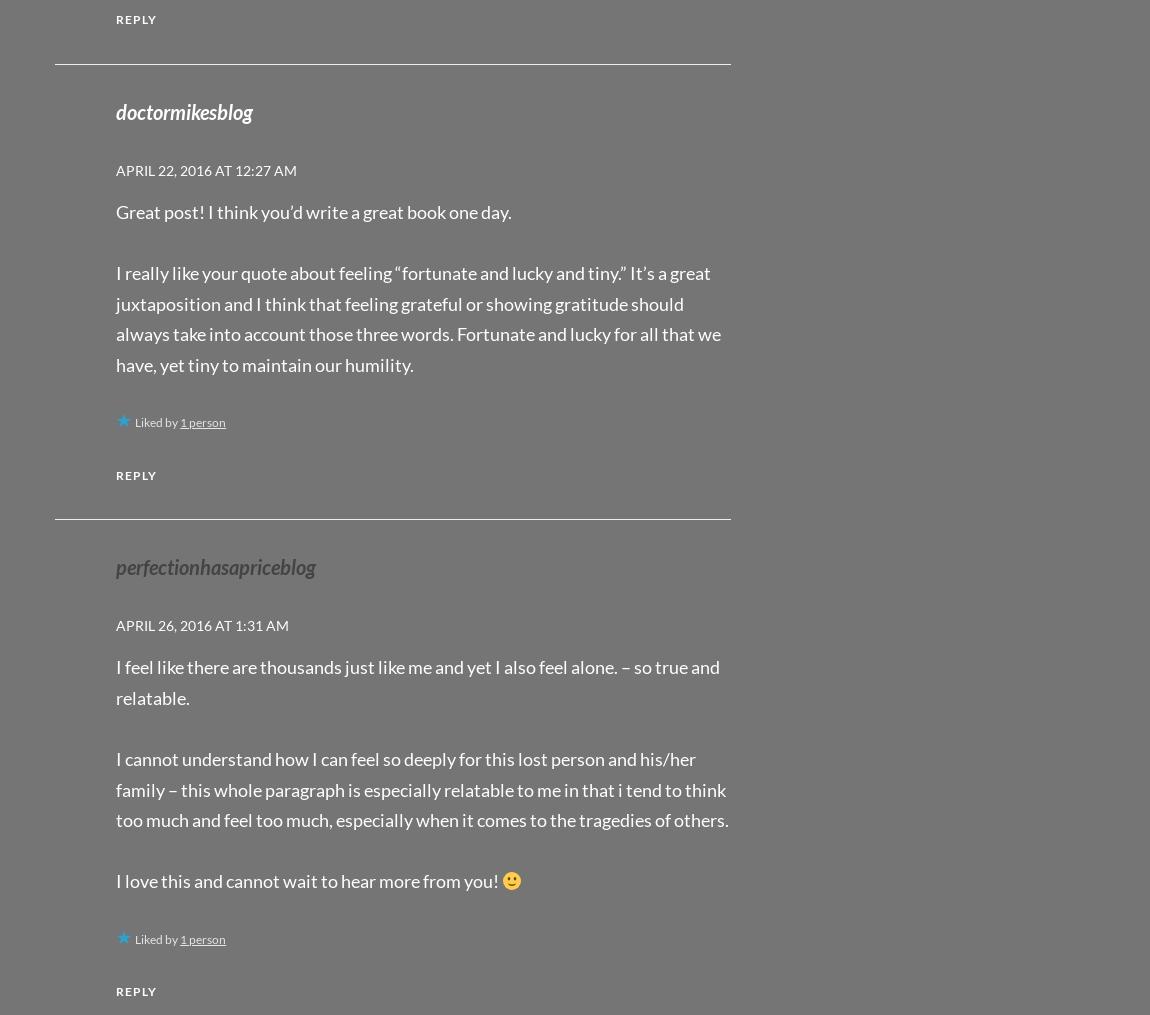 Image resolution: width=1150 pixels, height=1015 pixels. I want to click on 'April 26, 2016 at 1:31 am', so click(115, 624).